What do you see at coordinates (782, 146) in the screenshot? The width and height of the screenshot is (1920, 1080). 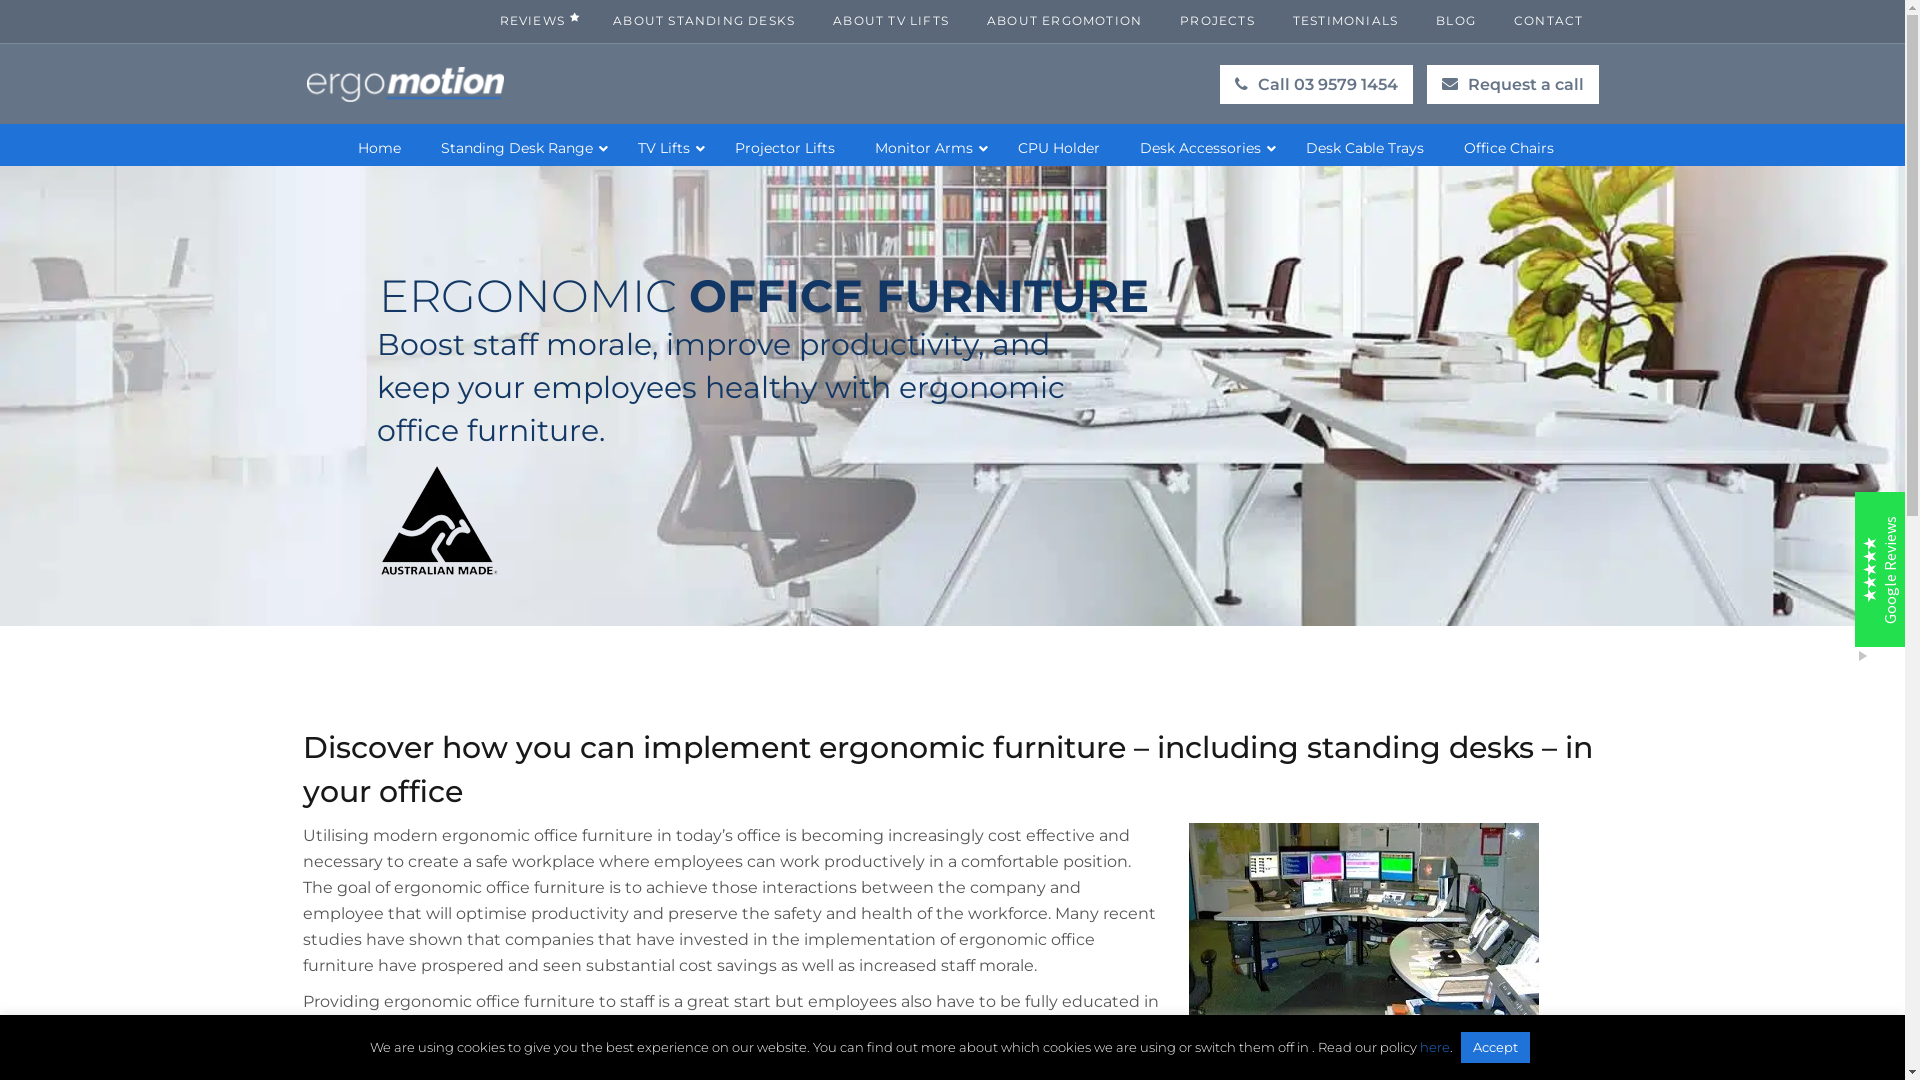 I see `'Projector Lifts'` at bounding box center [782, 146].